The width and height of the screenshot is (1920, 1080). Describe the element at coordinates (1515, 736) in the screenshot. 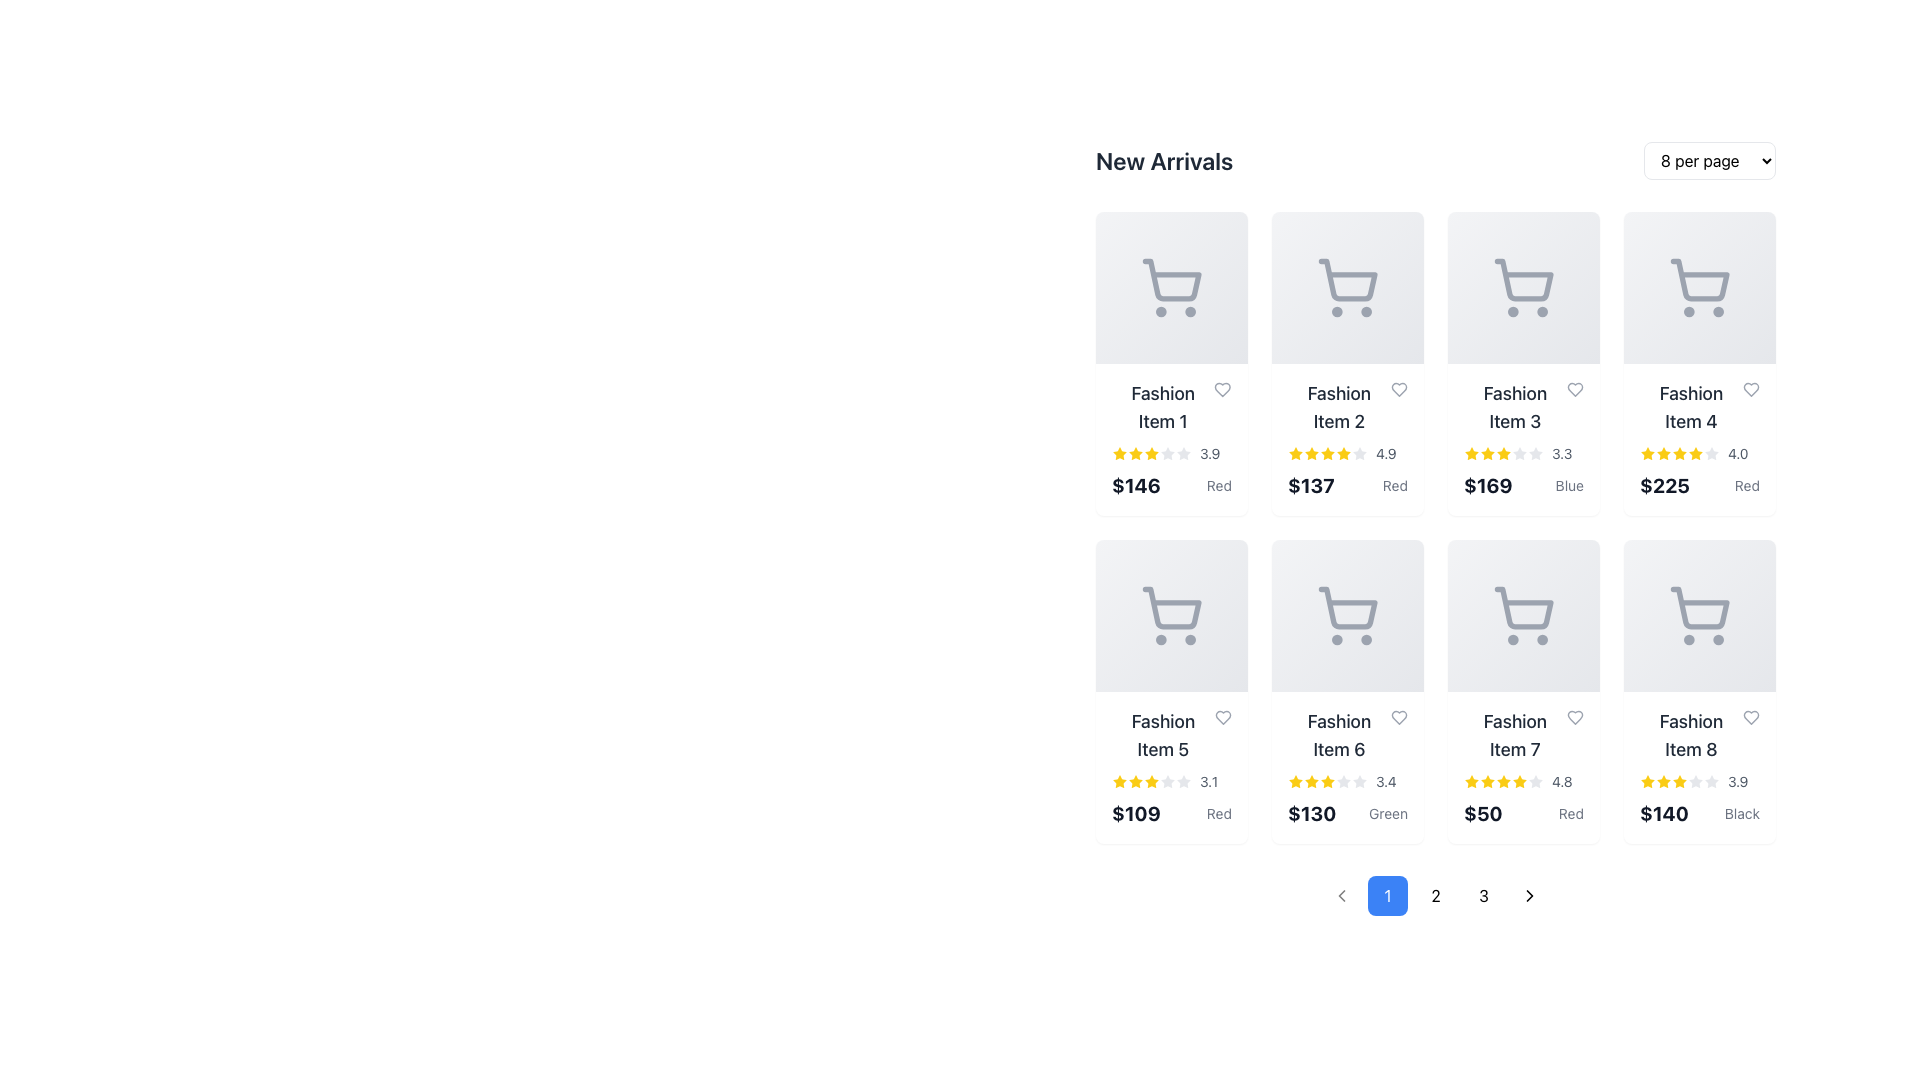

I see `the text label displaying 'Fashion Item 7' located in the second row, third column of the grid layout under the 'New Arrivals' section` at that location.